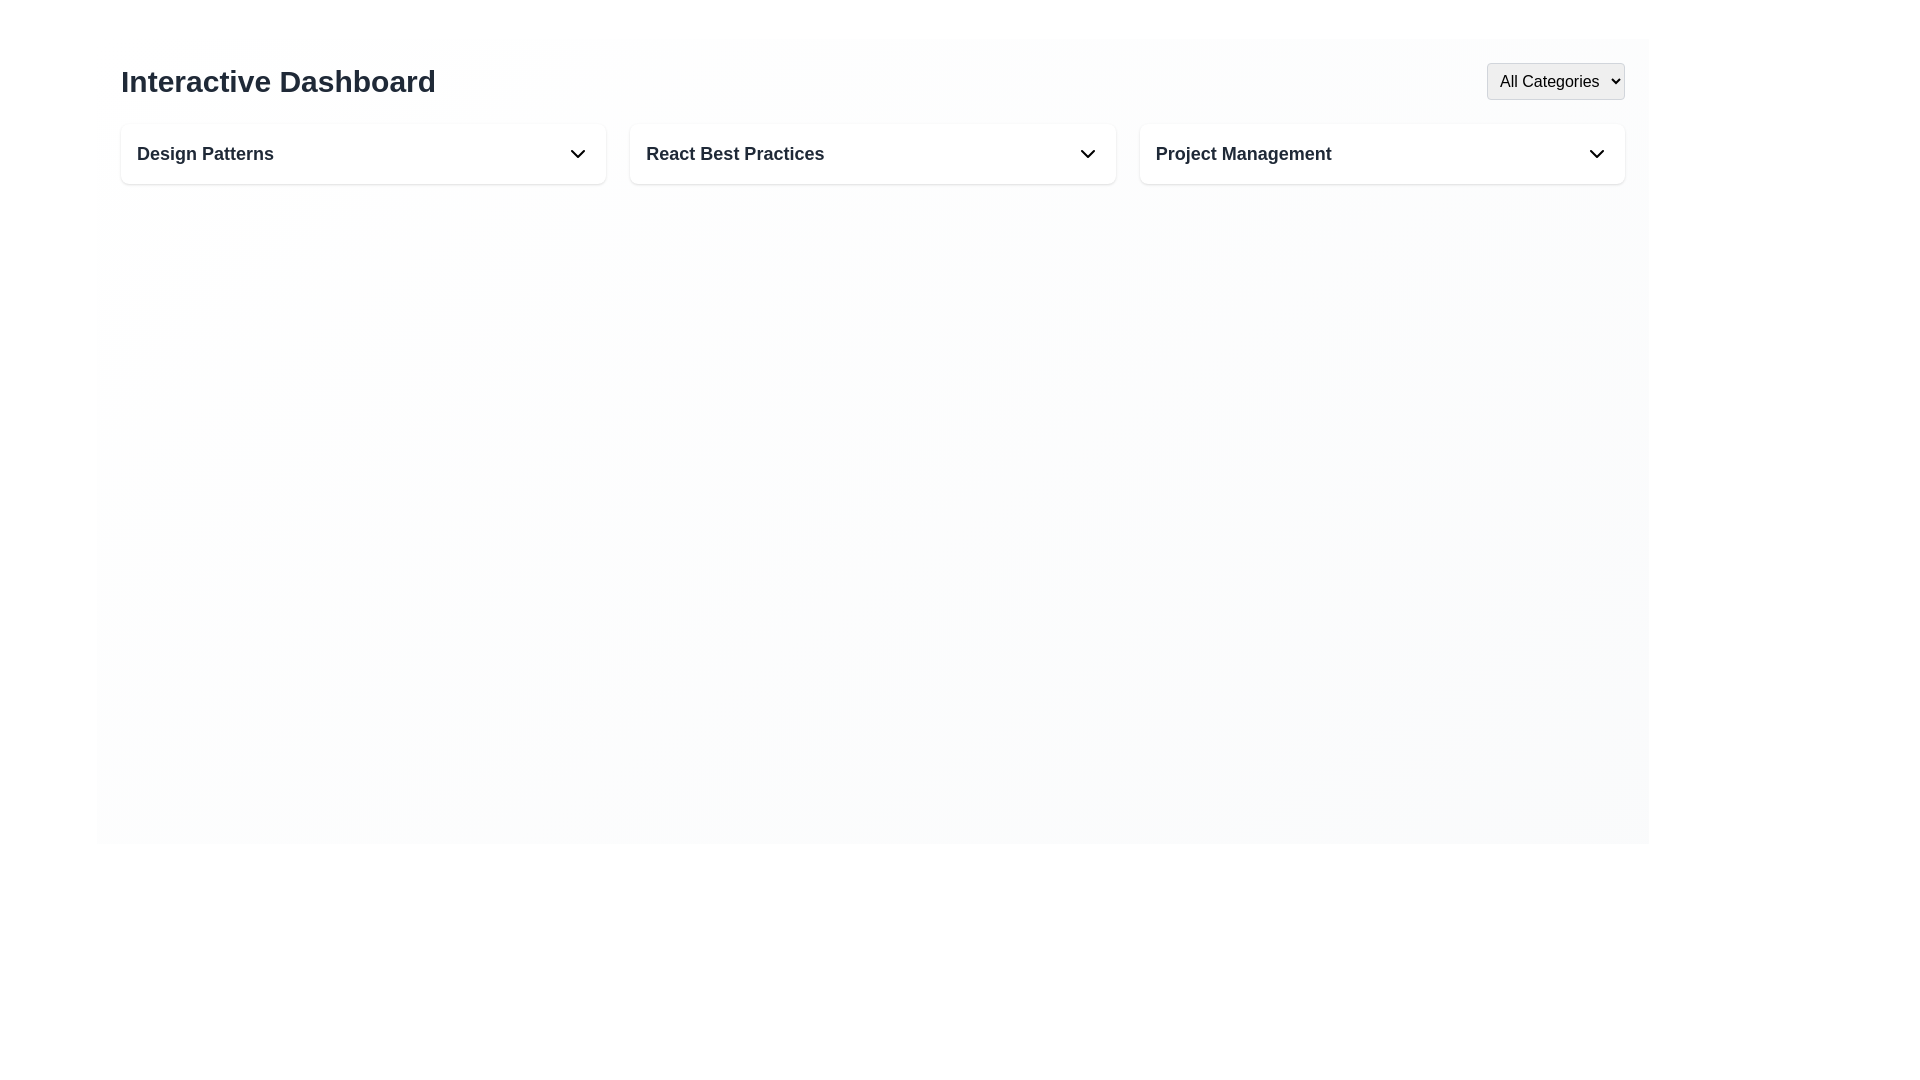 This screenshot has height=1080, width=1920. Describe the element at coordinates (1596, 153) in the screenshot. I see `the Icon Button located in the 'Project Management' section at the top-right of the interface` at that location.